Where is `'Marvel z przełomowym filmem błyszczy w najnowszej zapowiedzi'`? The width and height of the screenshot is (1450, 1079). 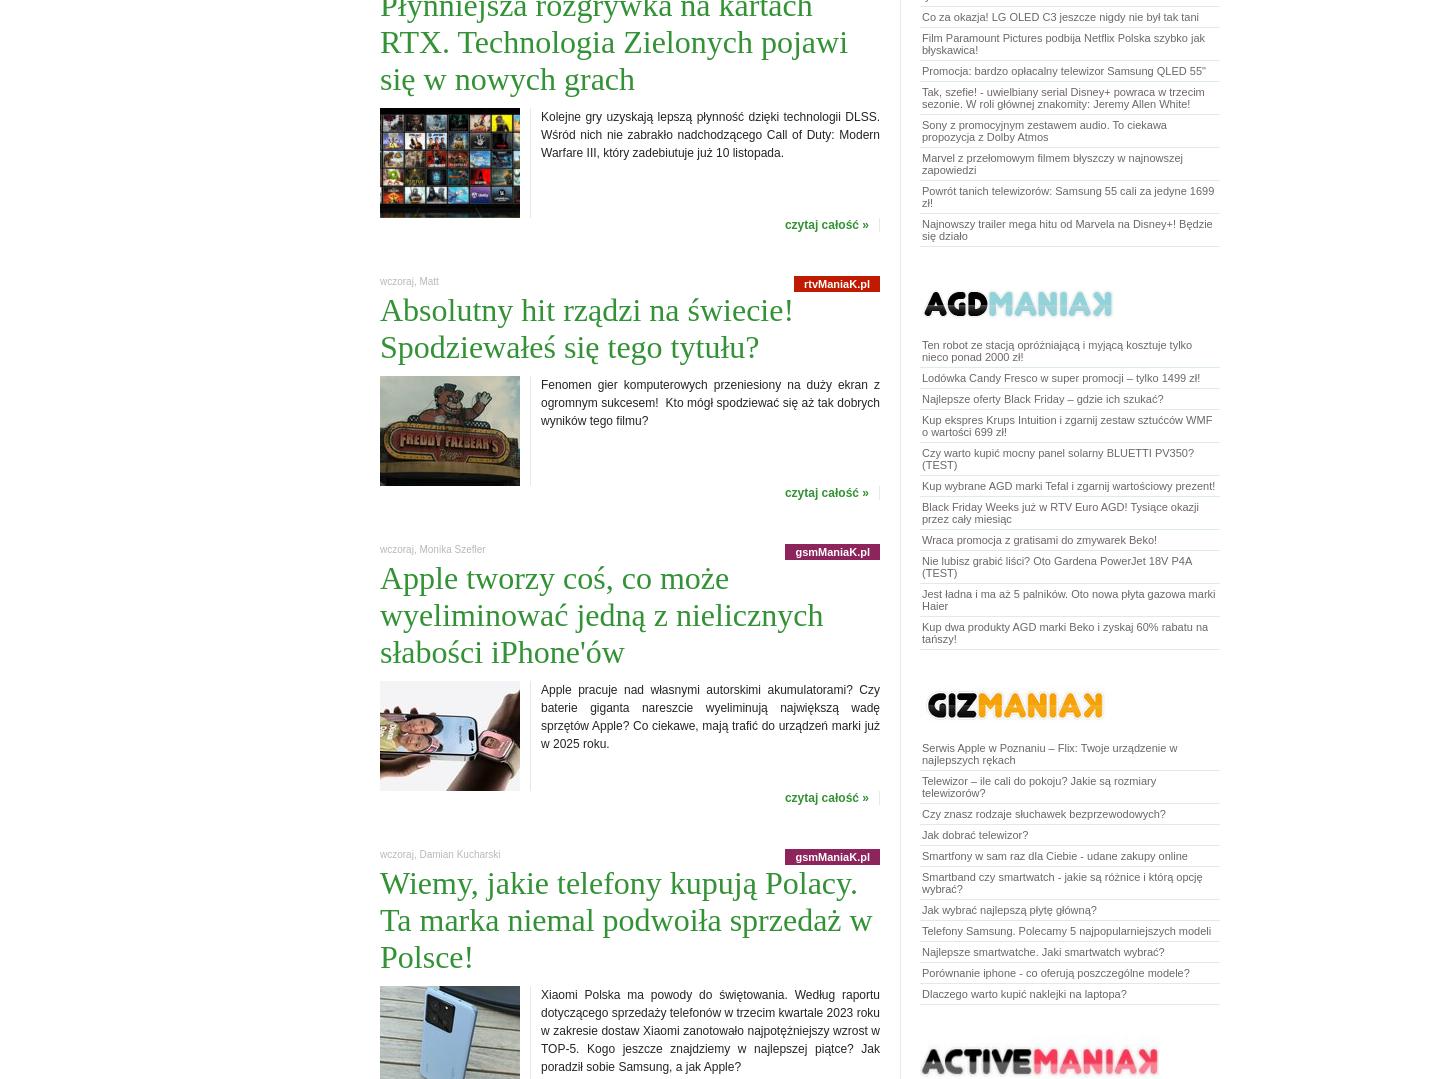 'Marvel z przełomowym filmem błyszczy w najnowszej zapowiedzi' is located at coordinates (1052, 163).